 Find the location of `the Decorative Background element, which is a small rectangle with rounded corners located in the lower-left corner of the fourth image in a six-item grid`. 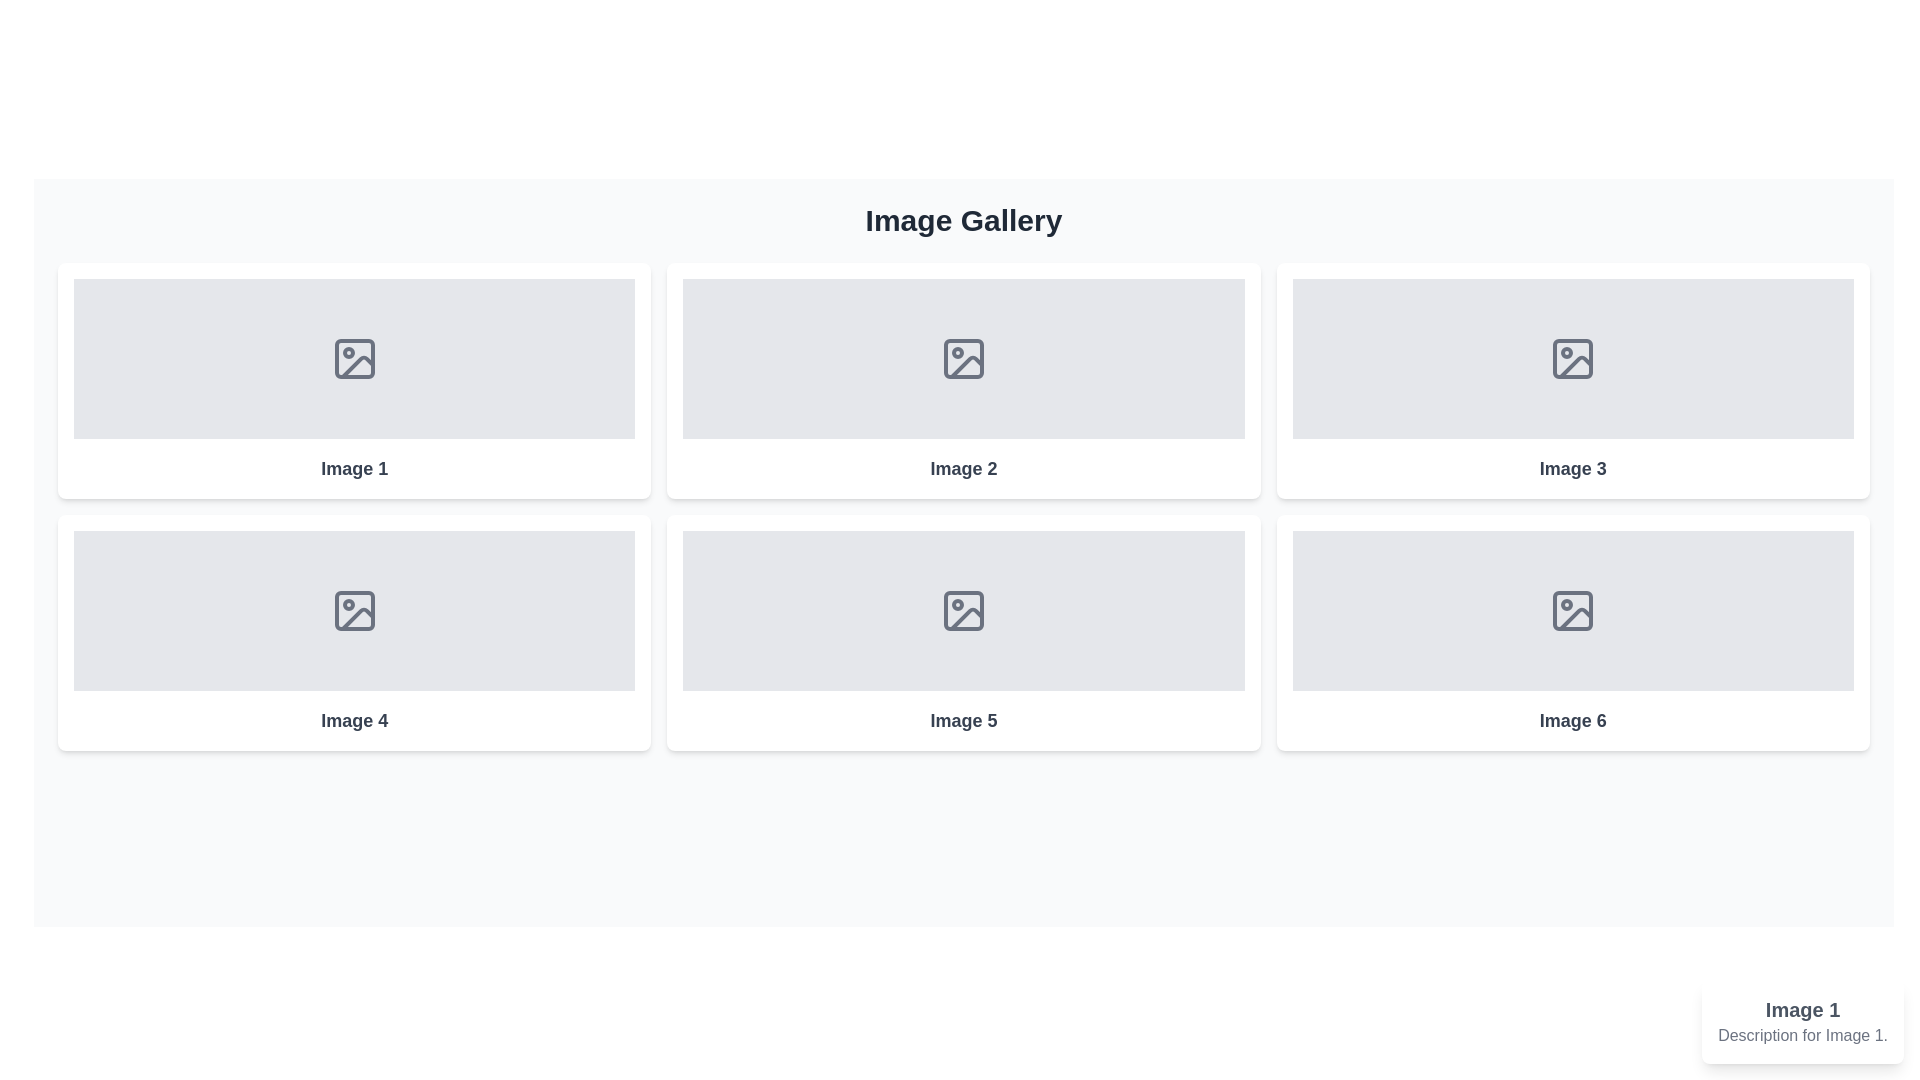

the Decorative Background element, which is a small rectangle with rounded corners located in the lower-left corner of the fourth image in a six-item grid is located at coordinates (354, 609).